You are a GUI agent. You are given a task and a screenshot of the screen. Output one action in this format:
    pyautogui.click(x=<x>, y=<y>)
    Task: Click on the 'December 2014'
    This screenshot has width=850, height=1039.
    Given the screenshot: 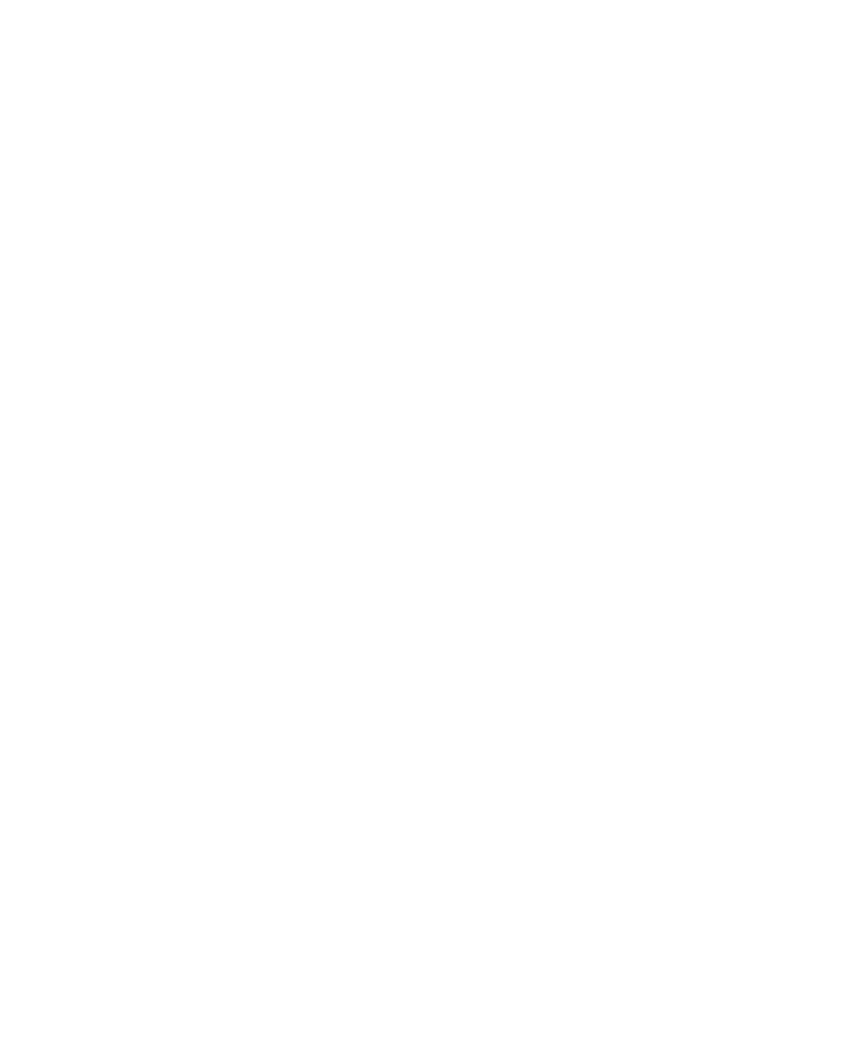 What is the action you would take?
    pyautogui.click(x=144, y=906)
    